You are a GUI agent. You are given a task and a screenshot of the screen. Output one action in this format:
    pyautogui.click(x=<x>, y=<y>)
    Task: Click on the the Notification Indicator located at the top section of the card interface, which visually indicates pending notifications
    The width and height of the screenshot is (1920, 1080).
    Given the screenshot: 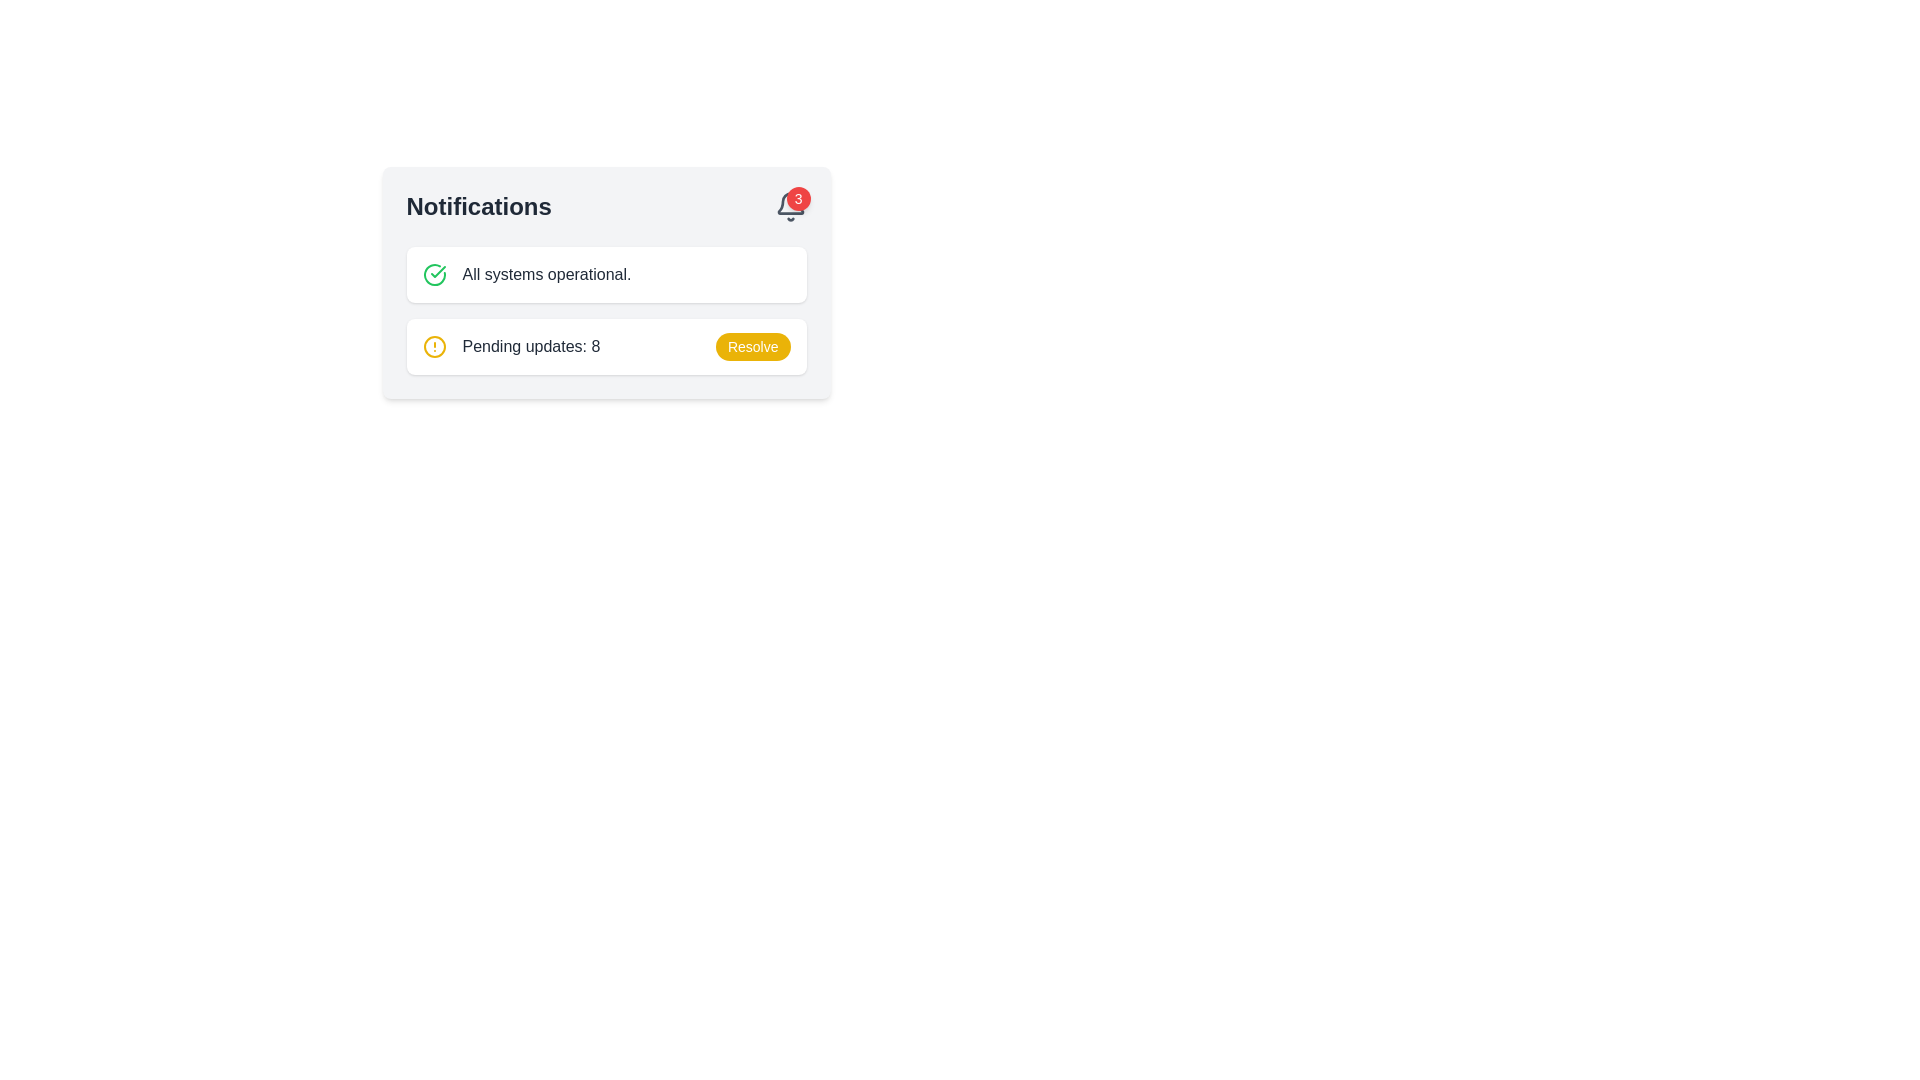 What is the action you would take?
    pyautogui.click(x=605, y=207)
    